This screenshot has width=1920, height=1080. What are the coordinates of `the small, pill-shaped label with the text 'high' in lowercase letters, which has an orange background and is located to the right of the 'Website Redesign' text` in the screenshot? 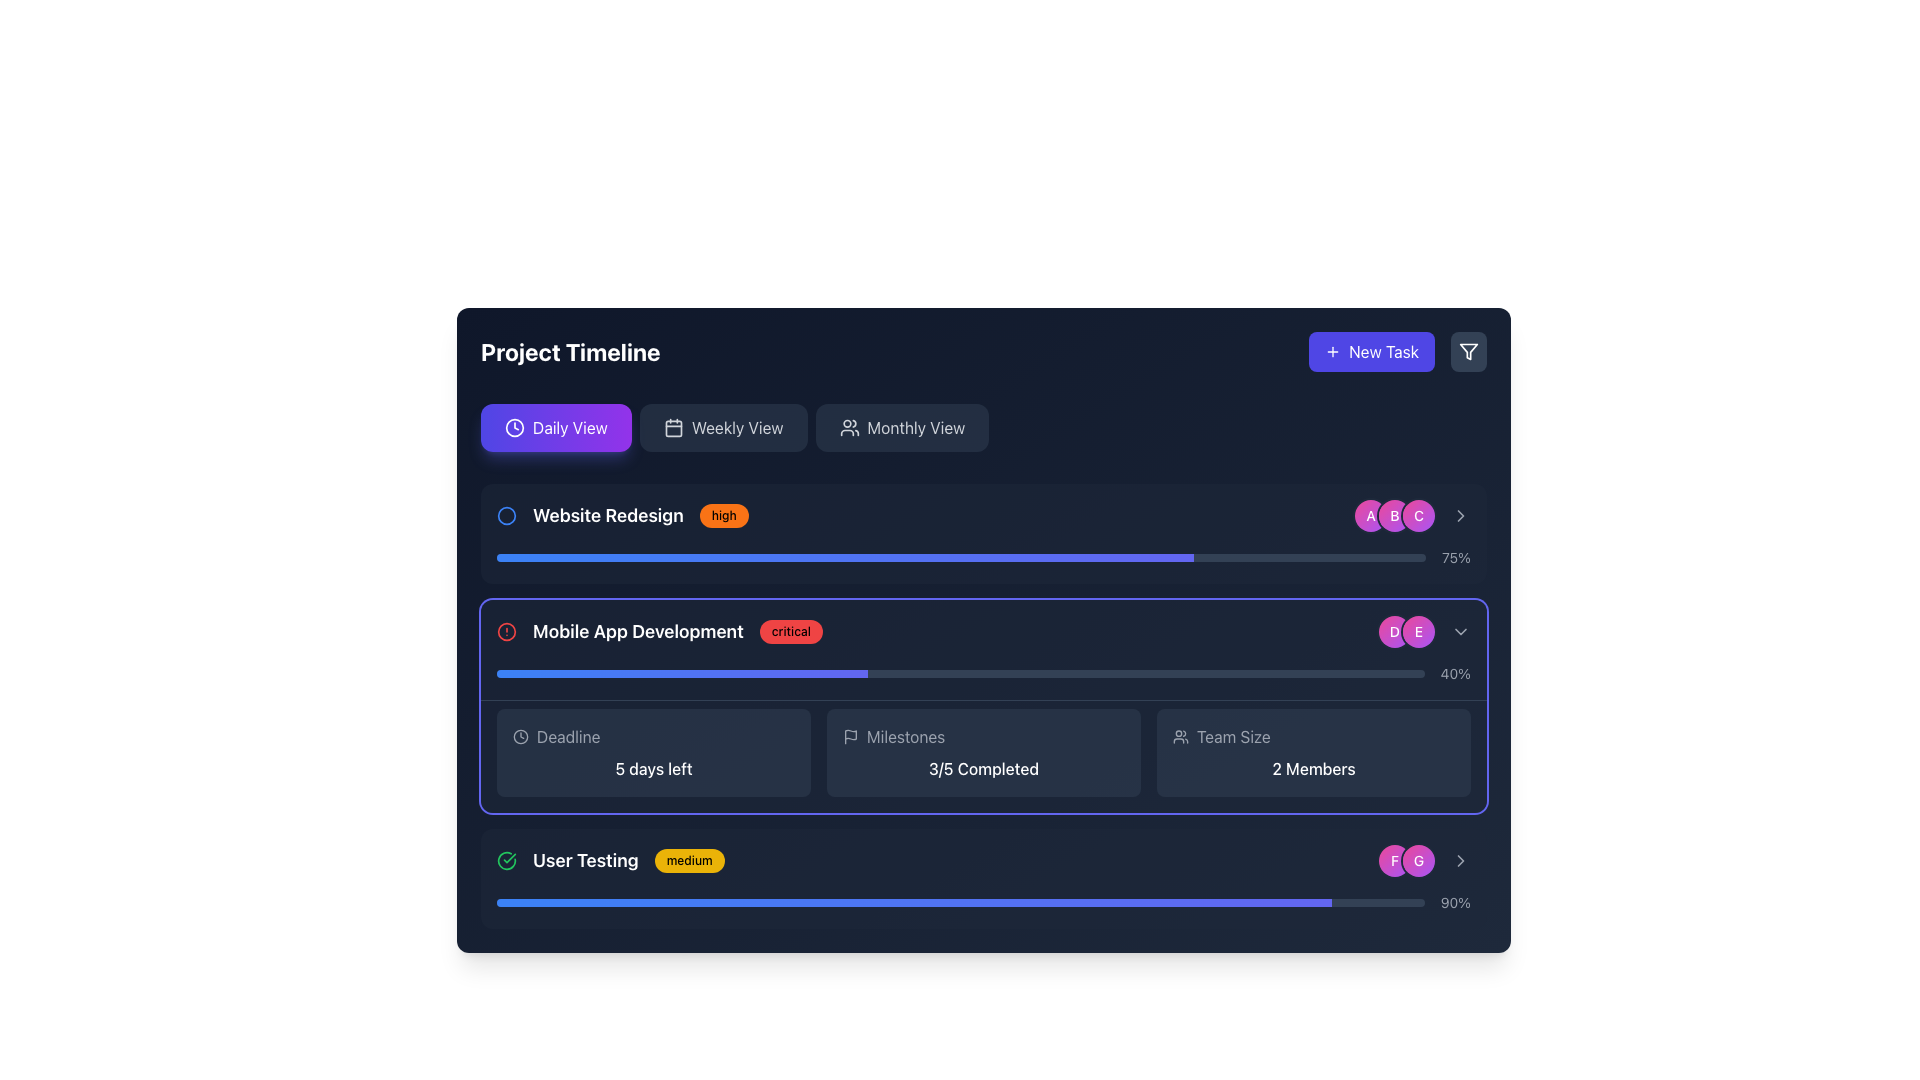 It's located at (723, 515).